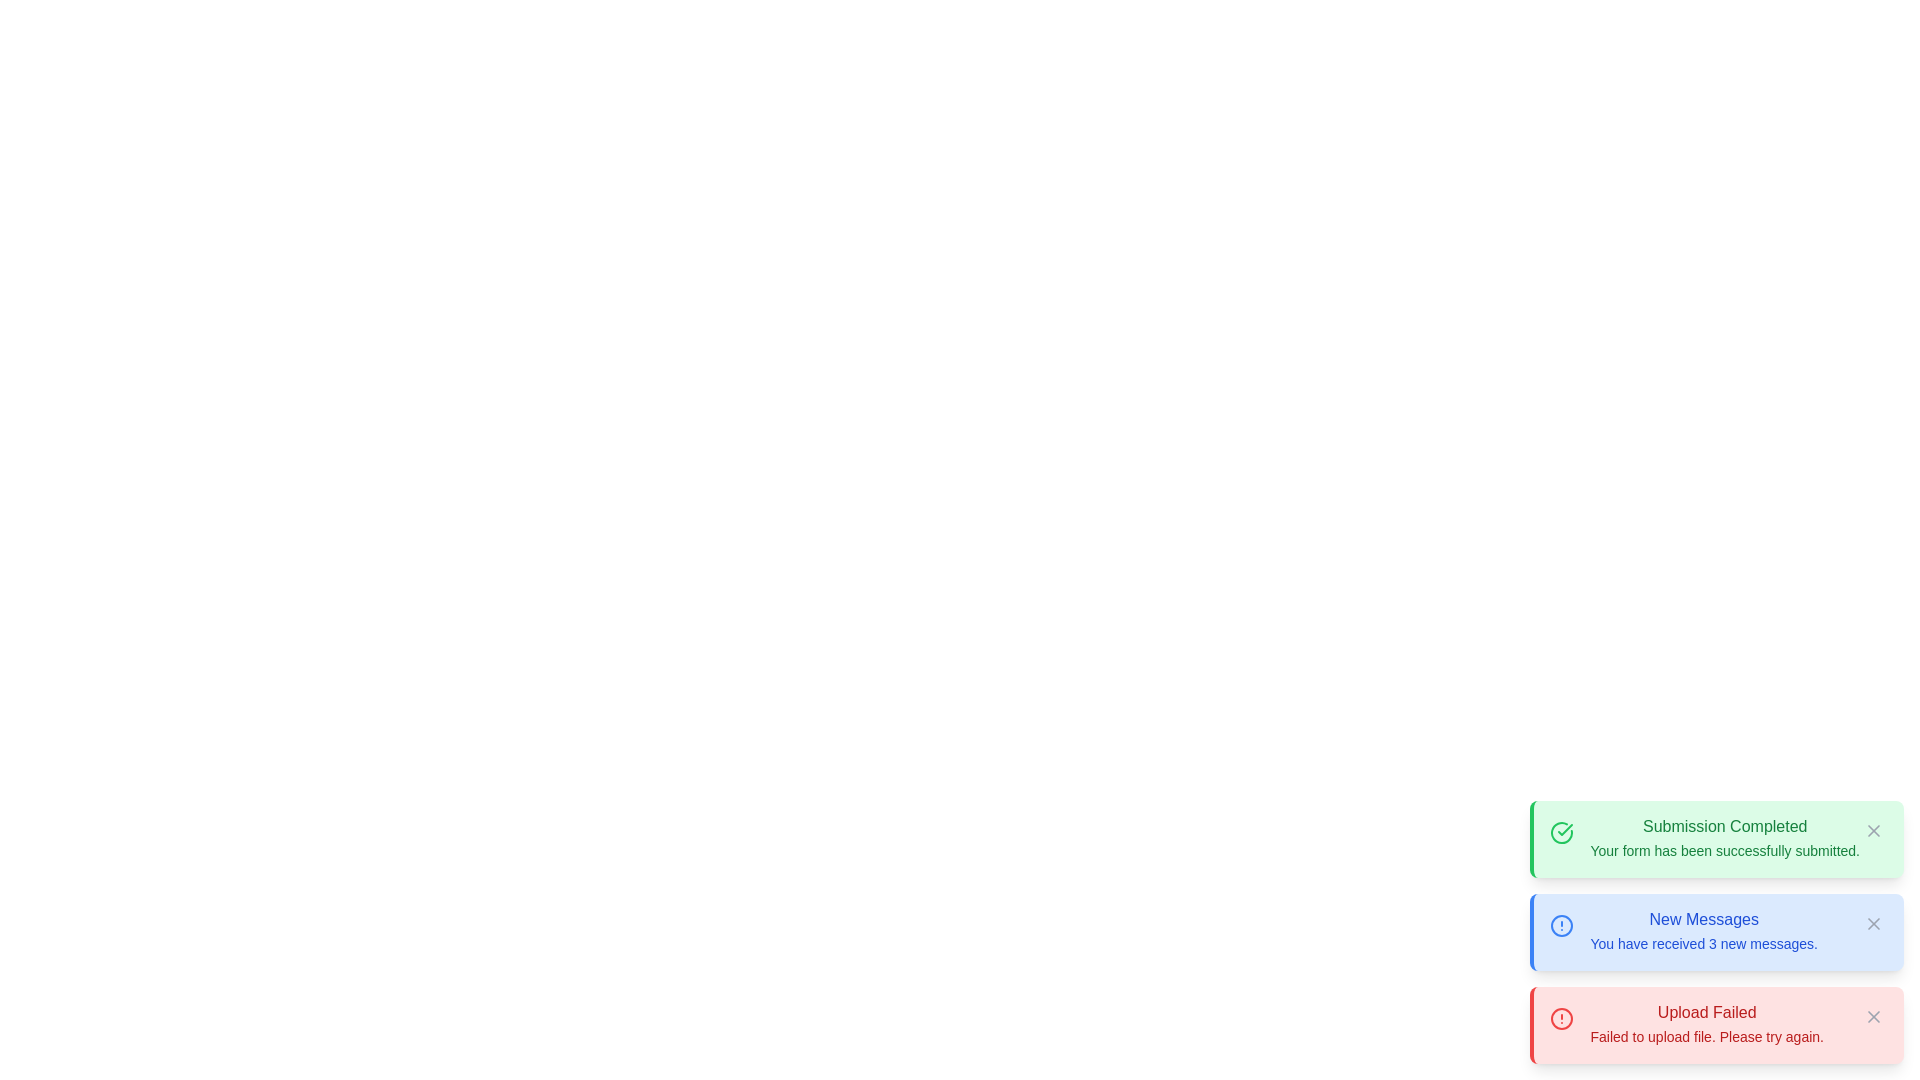  What do you see at coordinates (1872, 830) in the screenshot?
I see `the small 'X' icon button located at the top-right corner of the 'Submission Completed' green alert box to observe a visual change` at bounding box center [1872, 830].